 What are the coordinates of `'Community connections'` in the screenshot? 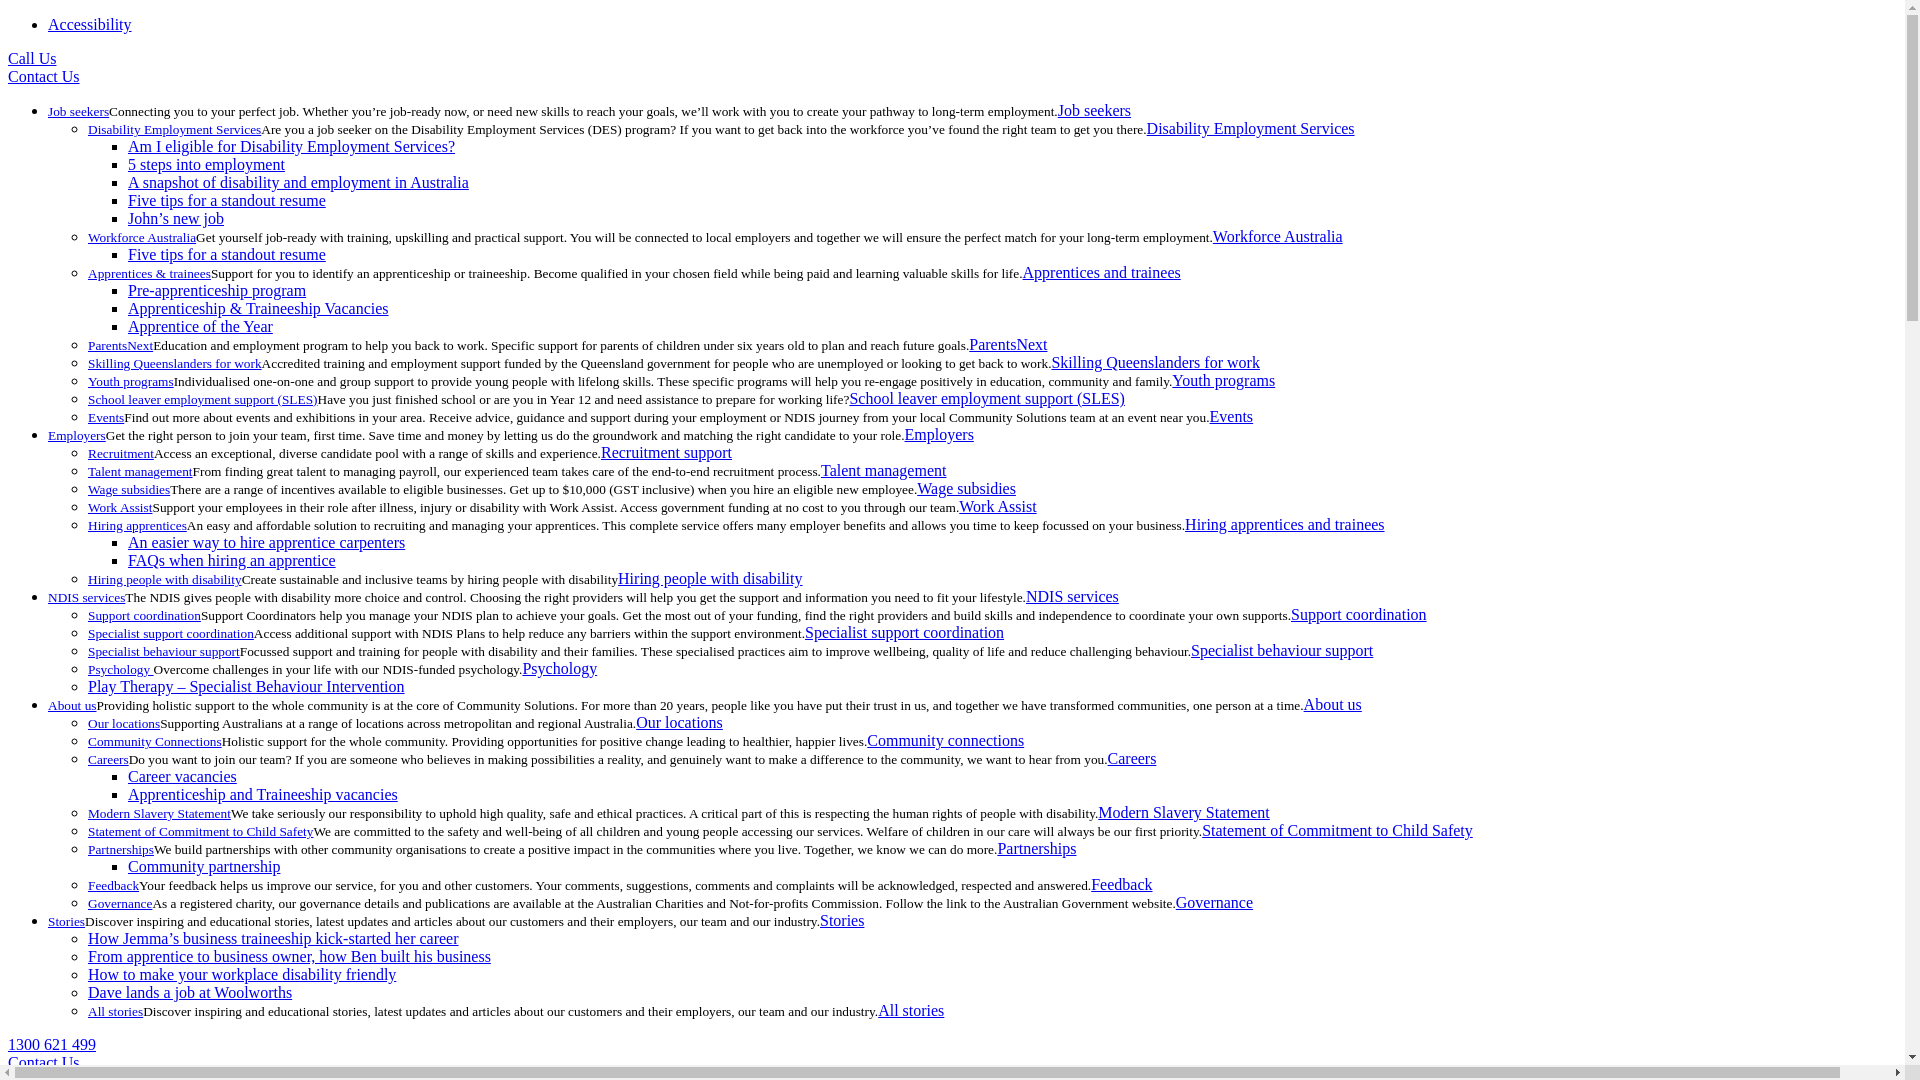 It's located at (944, 740).